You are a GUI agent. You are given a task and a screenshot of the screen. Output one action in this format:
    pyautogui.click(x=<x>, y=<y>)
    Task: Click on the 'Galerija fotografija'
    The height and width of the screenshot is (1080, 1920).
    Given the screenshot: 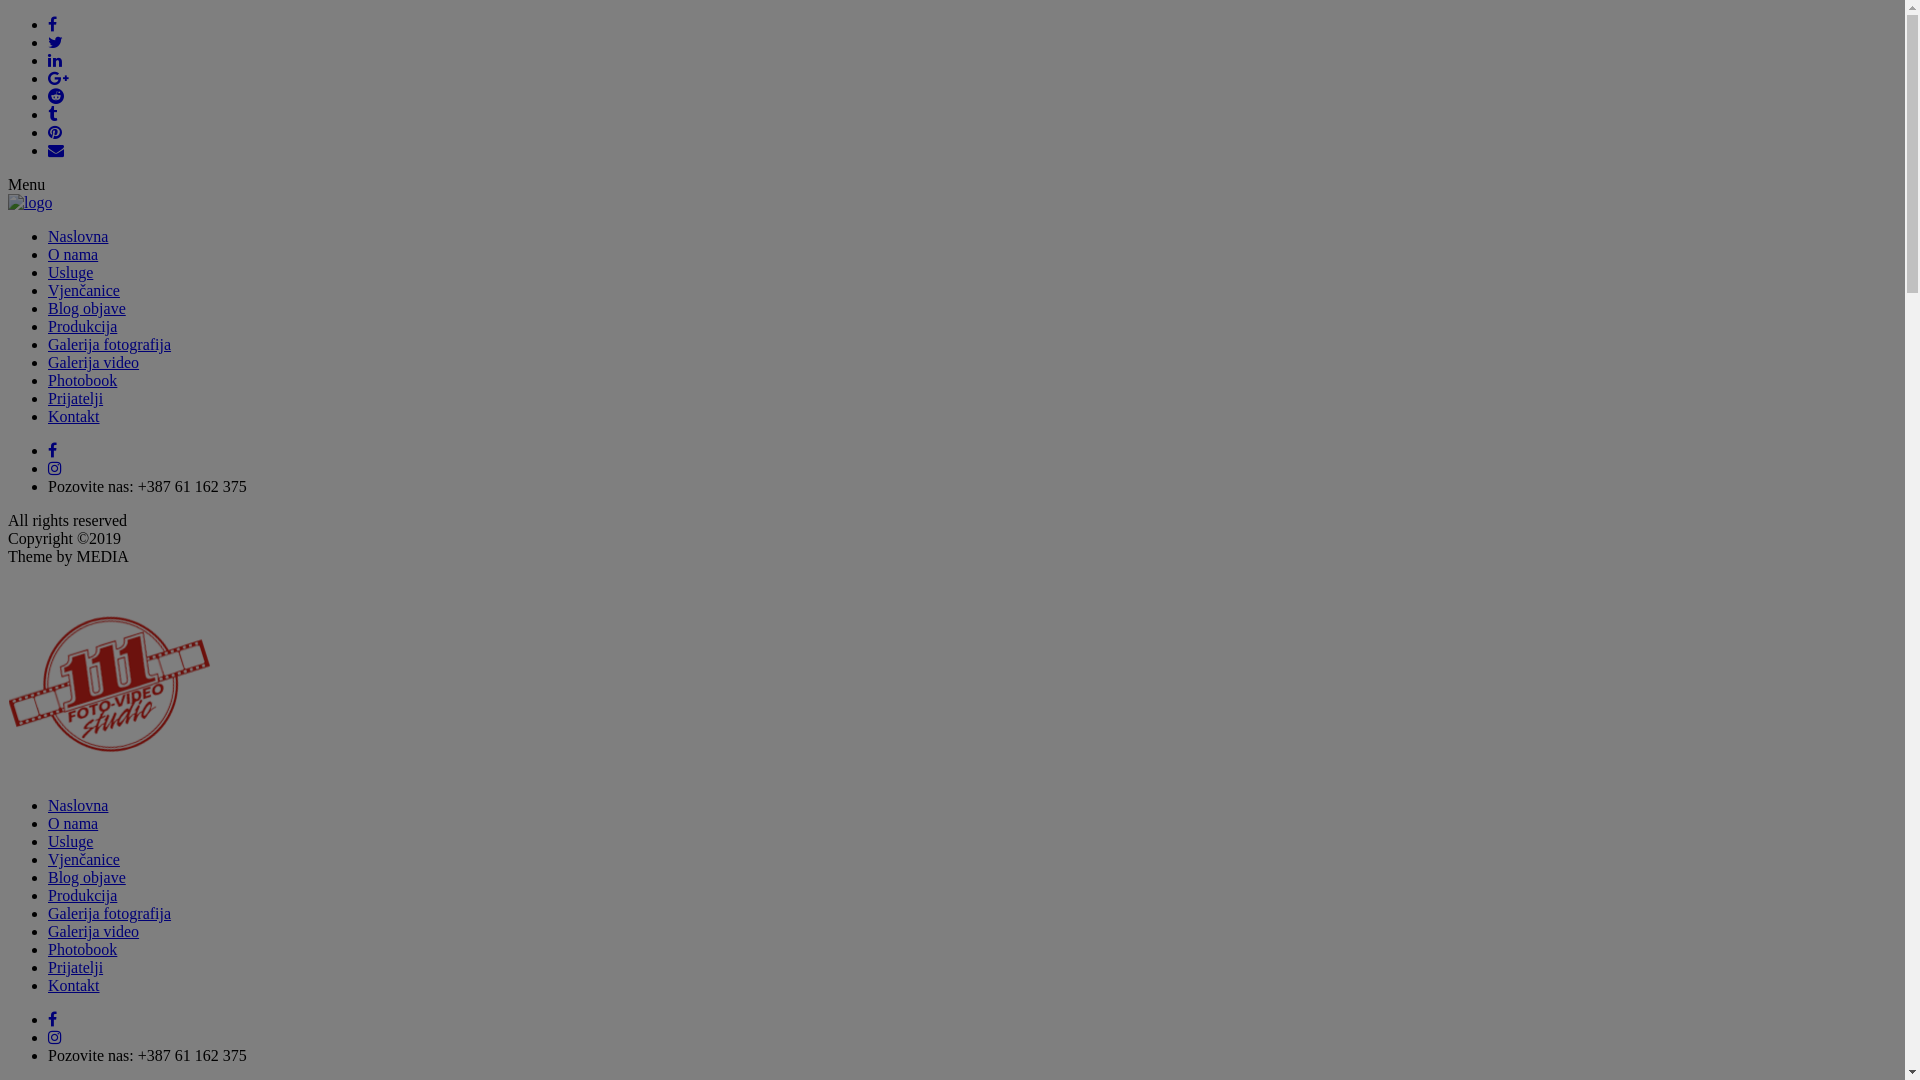 What is the action you would take?
    pyautogui.click(x=108, y=343)
    